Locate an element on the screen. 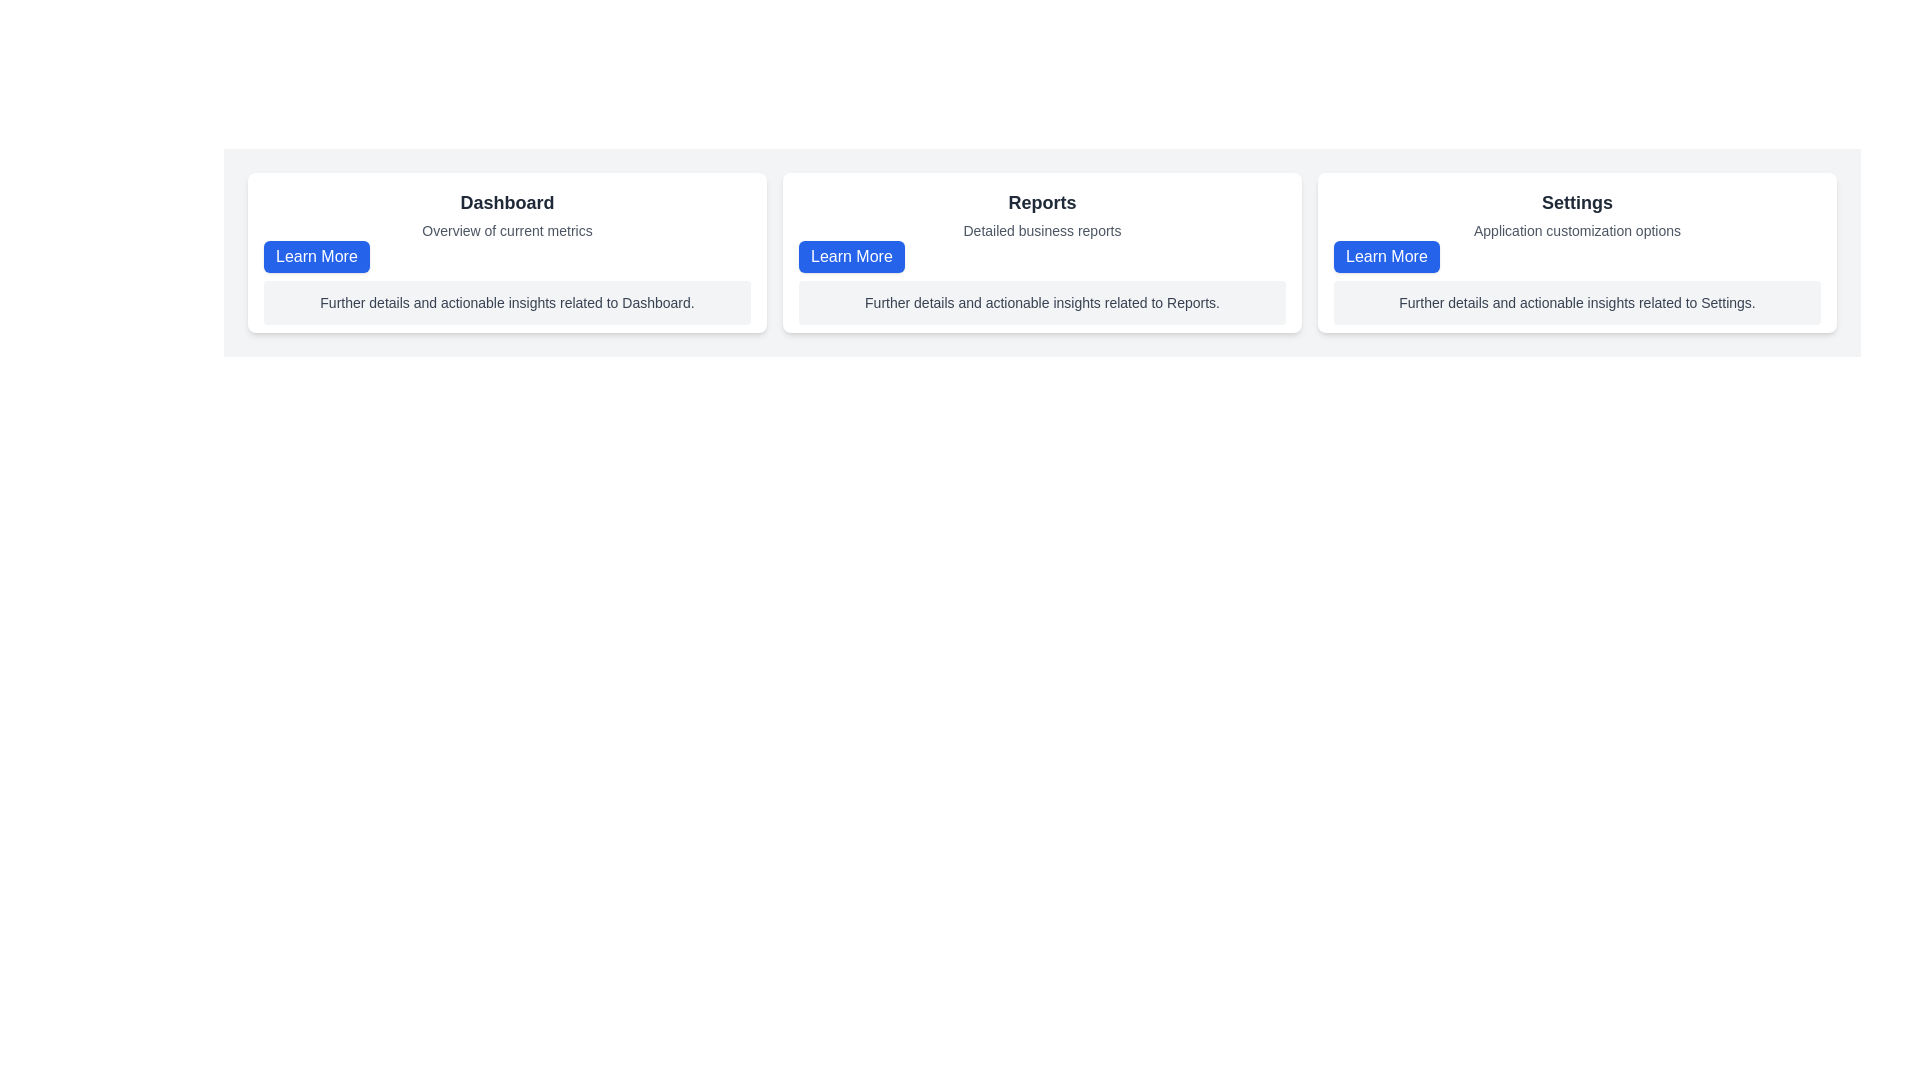 The height and width of the screenshot is (1080, 1920). the text block within the 'Settings' card, which provides a title and subtitle for the card is located at coordinates (1576, 215).